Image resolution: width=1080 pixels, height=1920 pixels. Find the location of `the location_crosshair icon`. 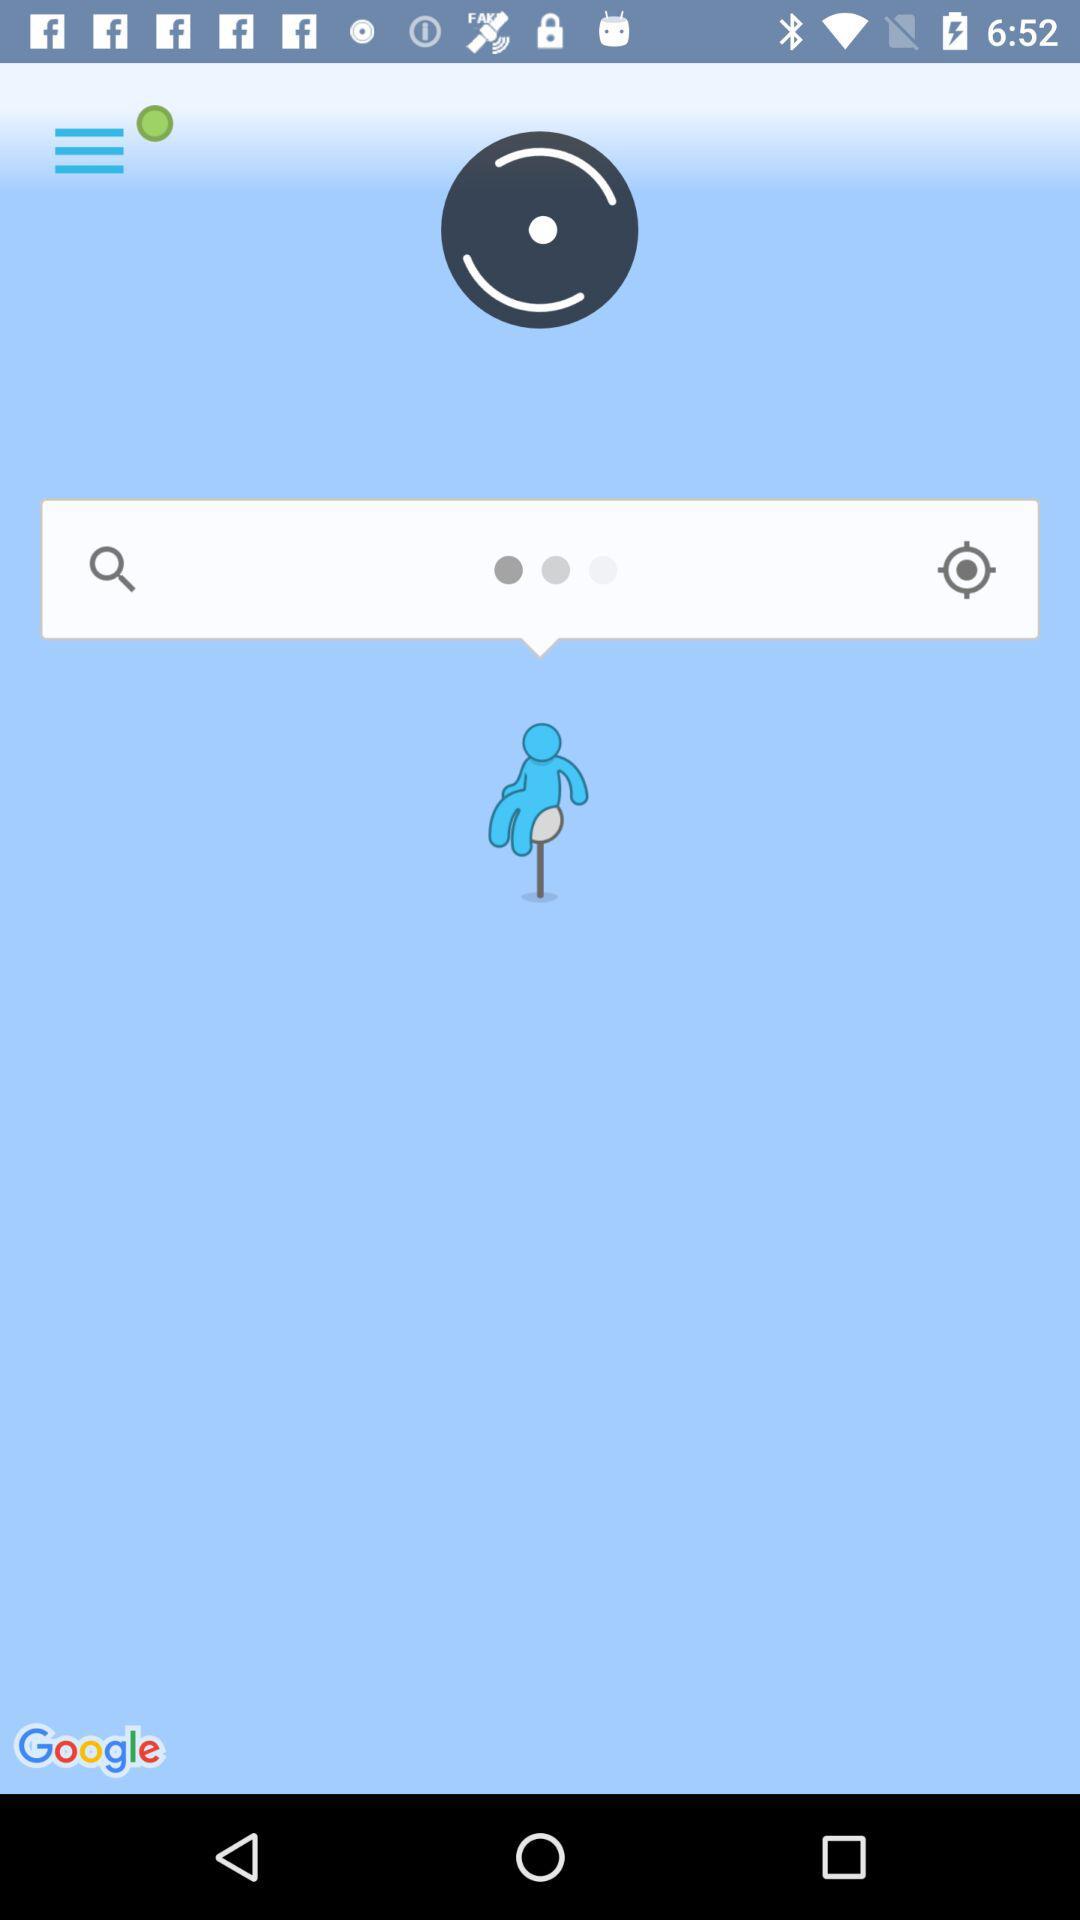

the location_crosshair icon is located at coordinates (965, 569).